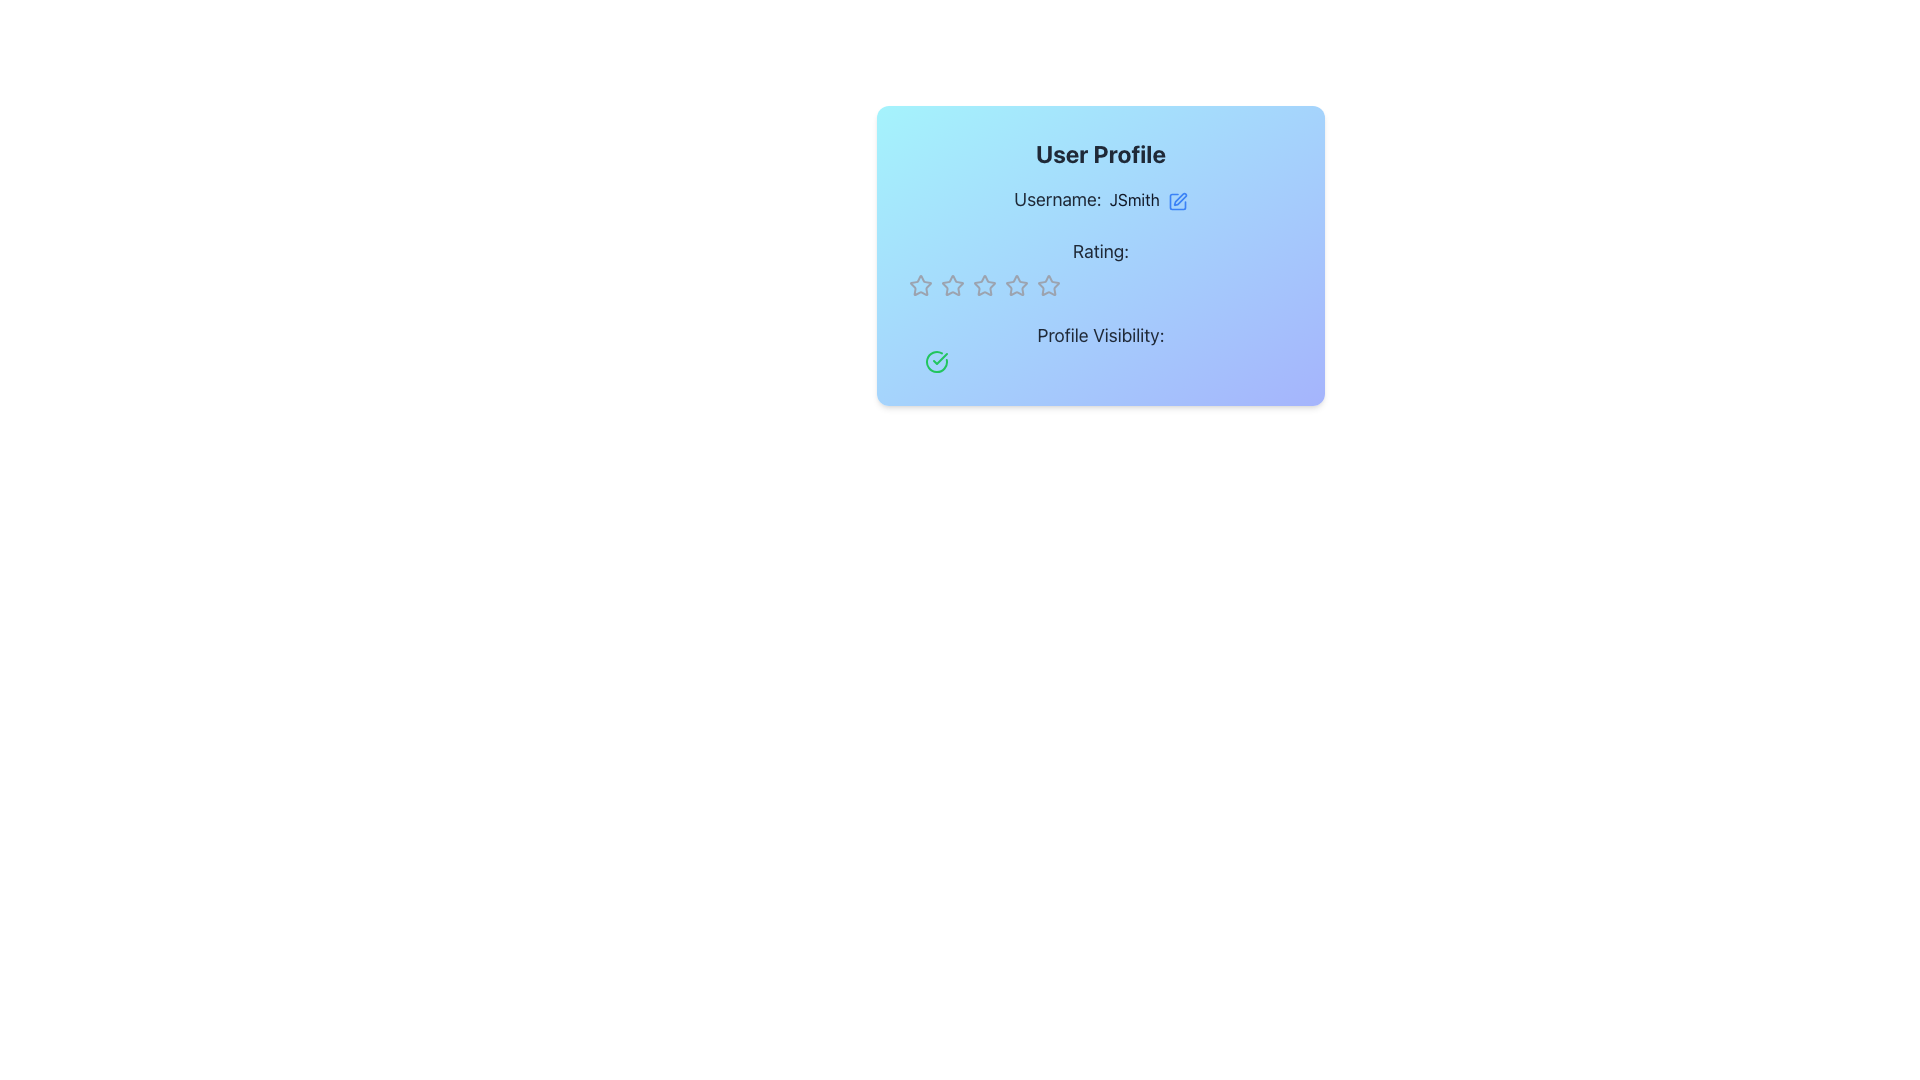  I want to click on the 'Username: JSmith' text block with the accompanying edit icon, so click(1099, 200).